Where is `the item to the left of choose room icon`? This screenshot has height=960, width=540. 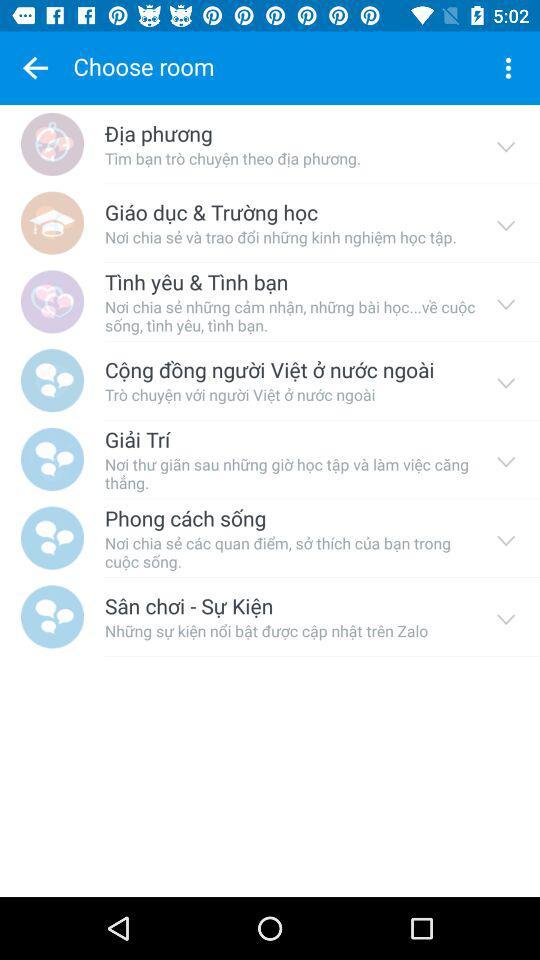
the item to the left of choose room icon is located at coordinates (35, 68).